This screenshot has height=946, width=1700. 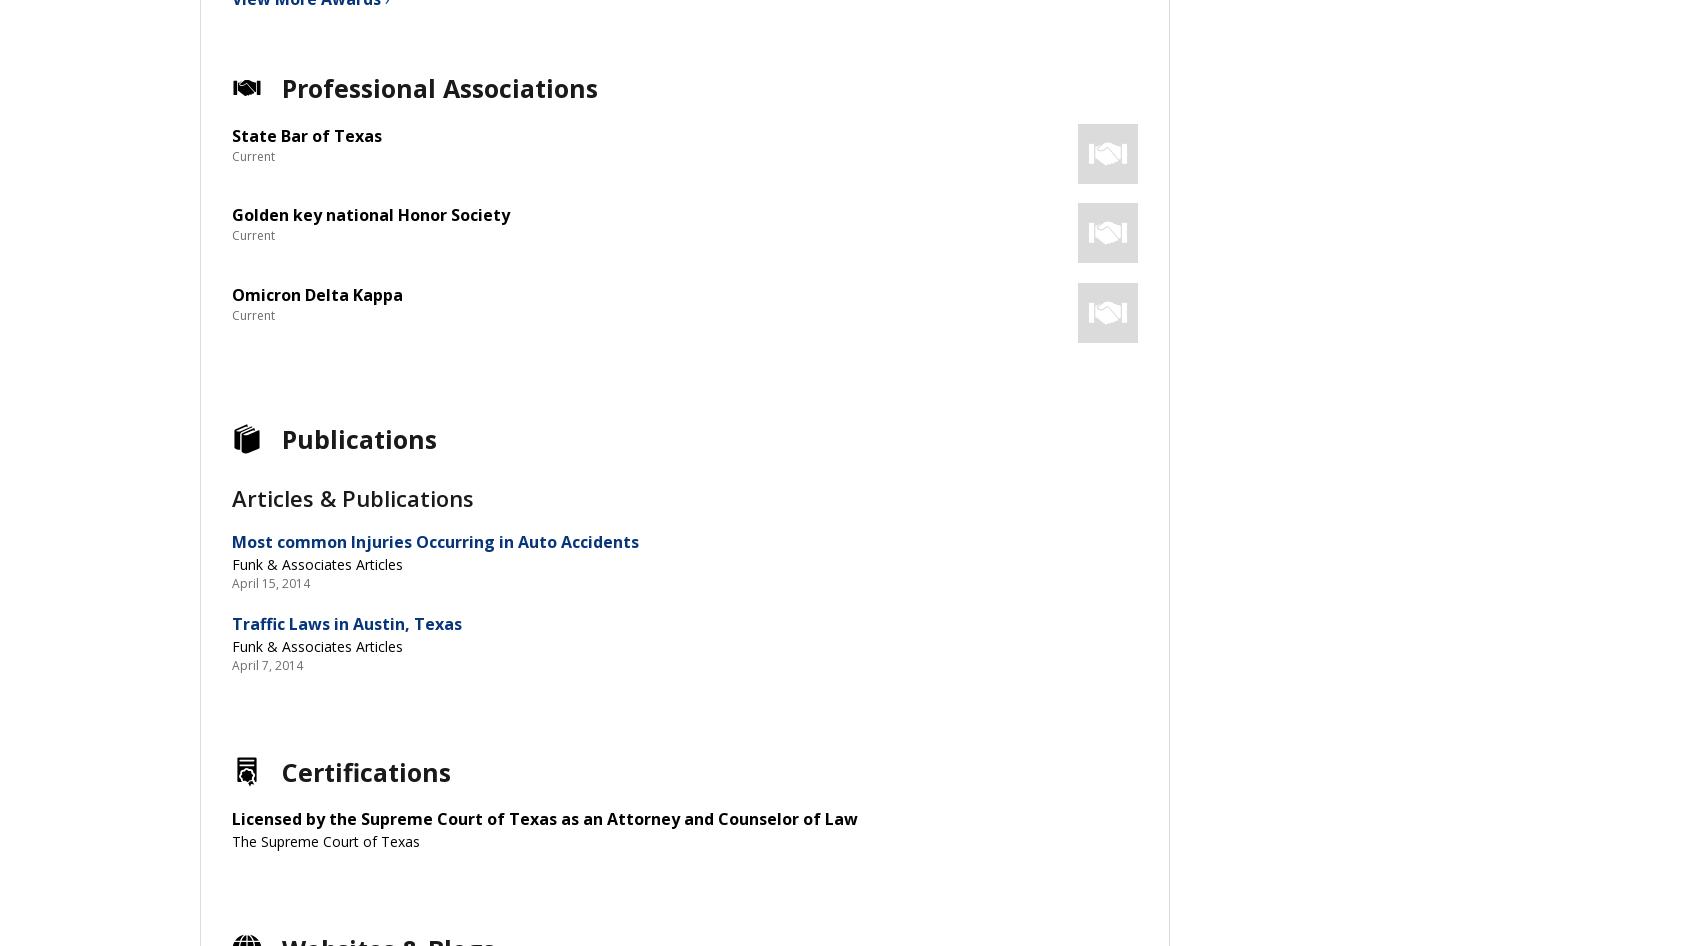 What do you see at coordinates (369, 215) in the screenshot?
I see `'Golden key national Honor Society'` at bounding box center [369, 215].